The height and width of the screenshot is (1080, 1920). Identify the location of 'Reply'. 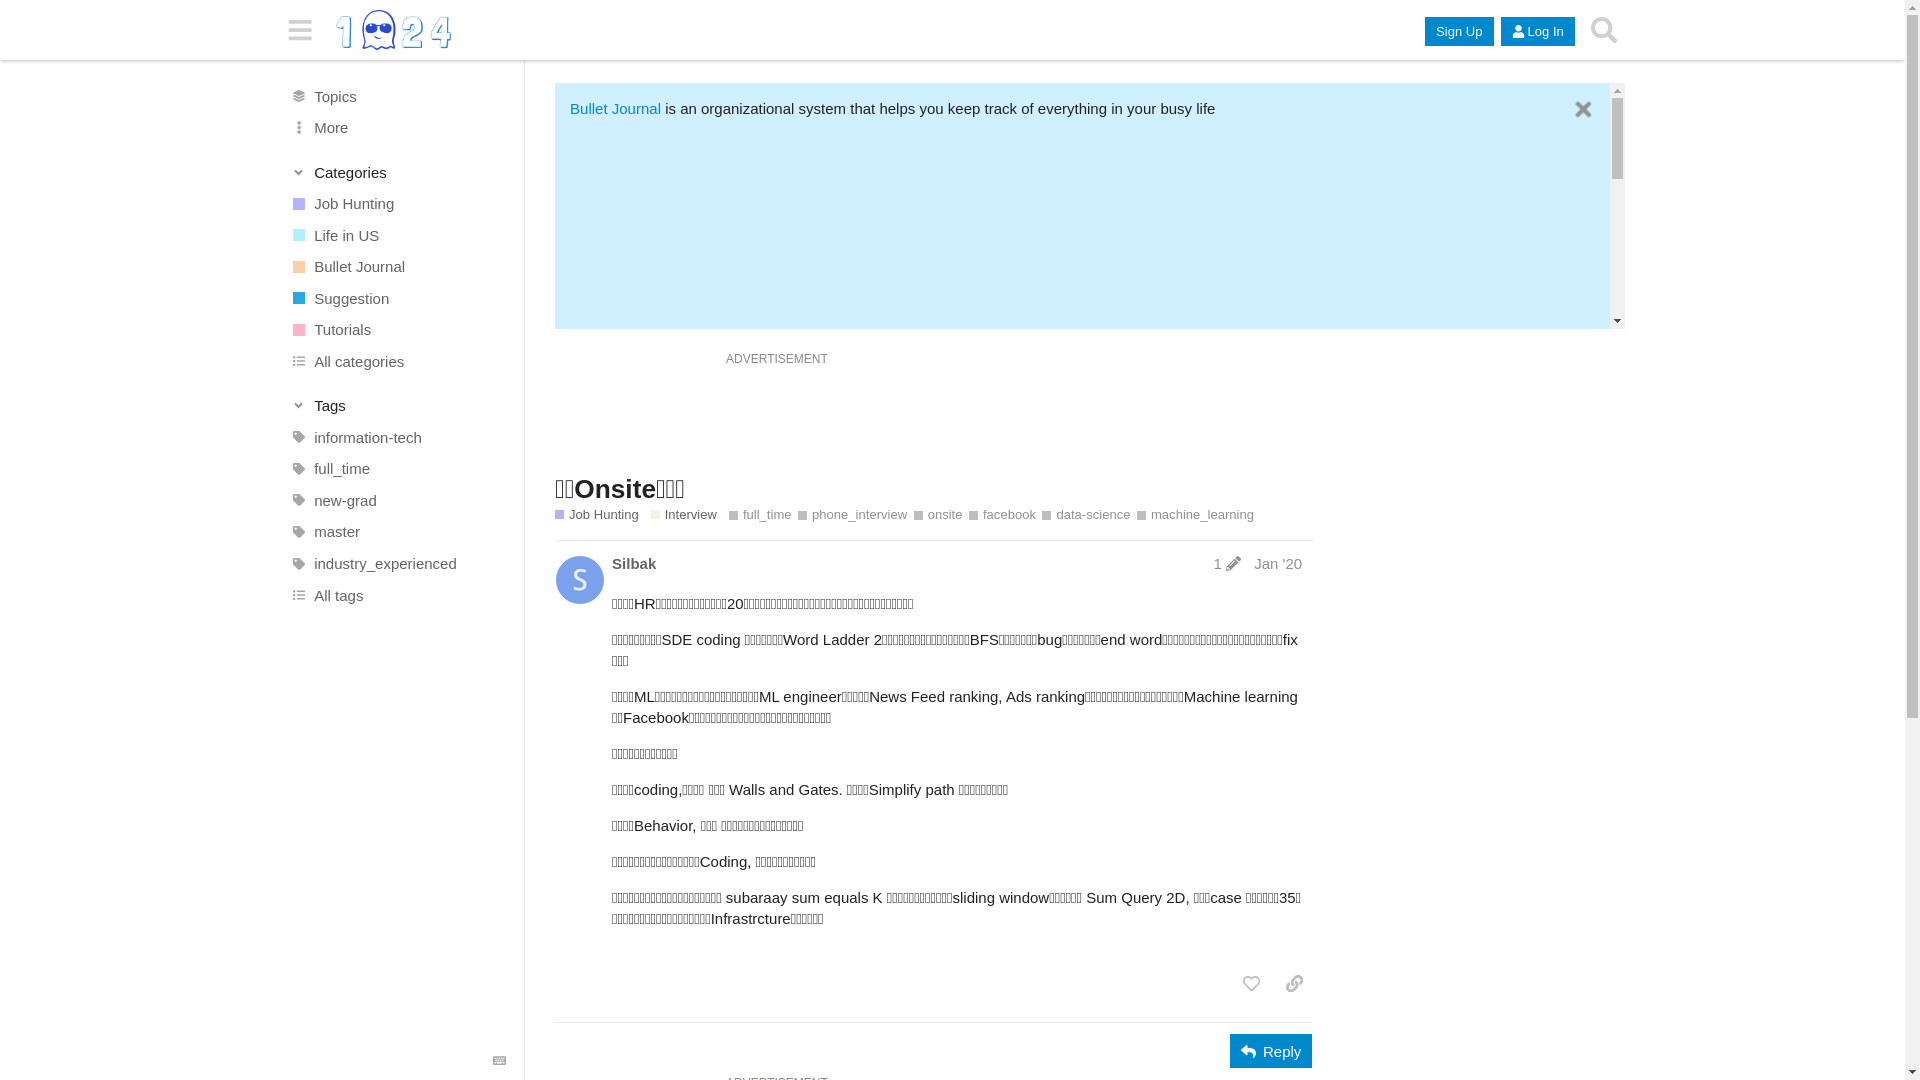
(1270, 1049).